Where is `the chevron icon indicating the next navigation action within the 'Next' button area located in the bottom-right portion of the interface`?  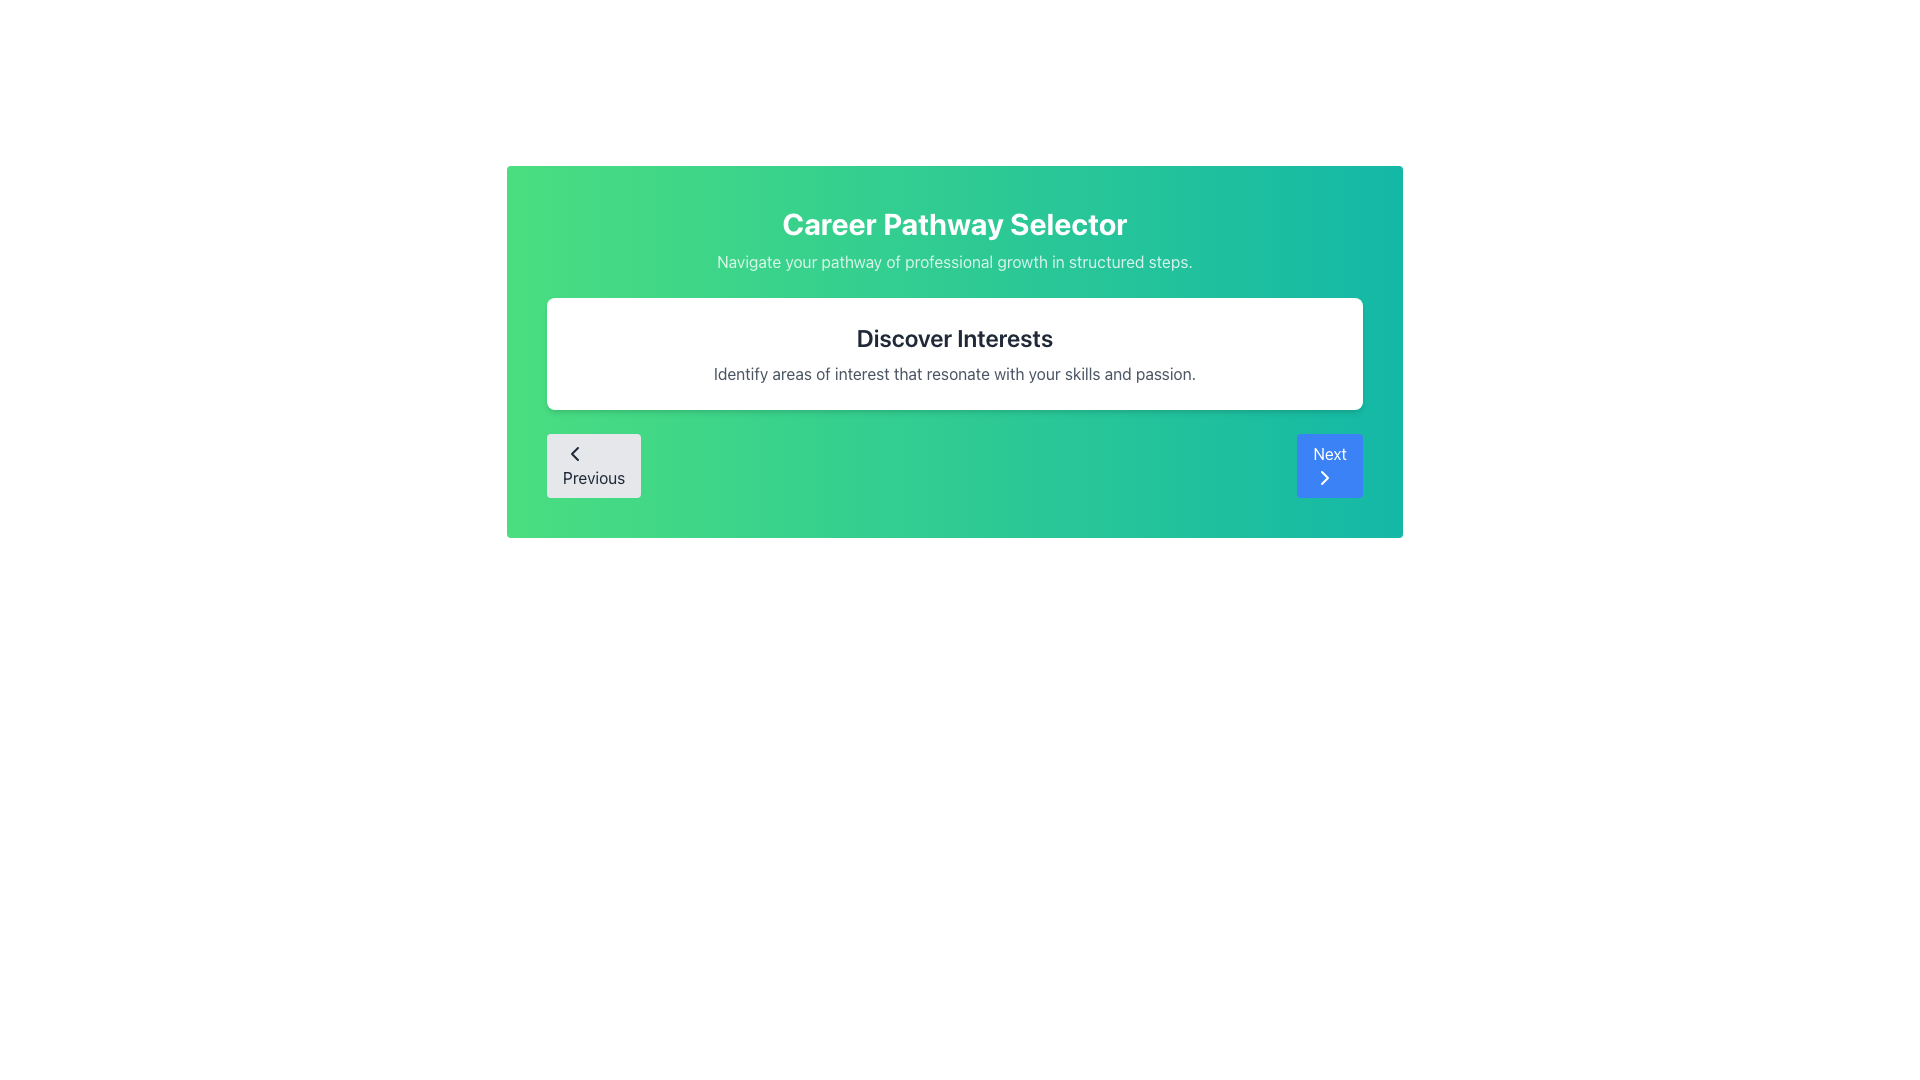 the chevron icon indicating the next navigation action within the 'Next' button area located in the bottom-right portion of the interface is located at coordinates (1325, 478).